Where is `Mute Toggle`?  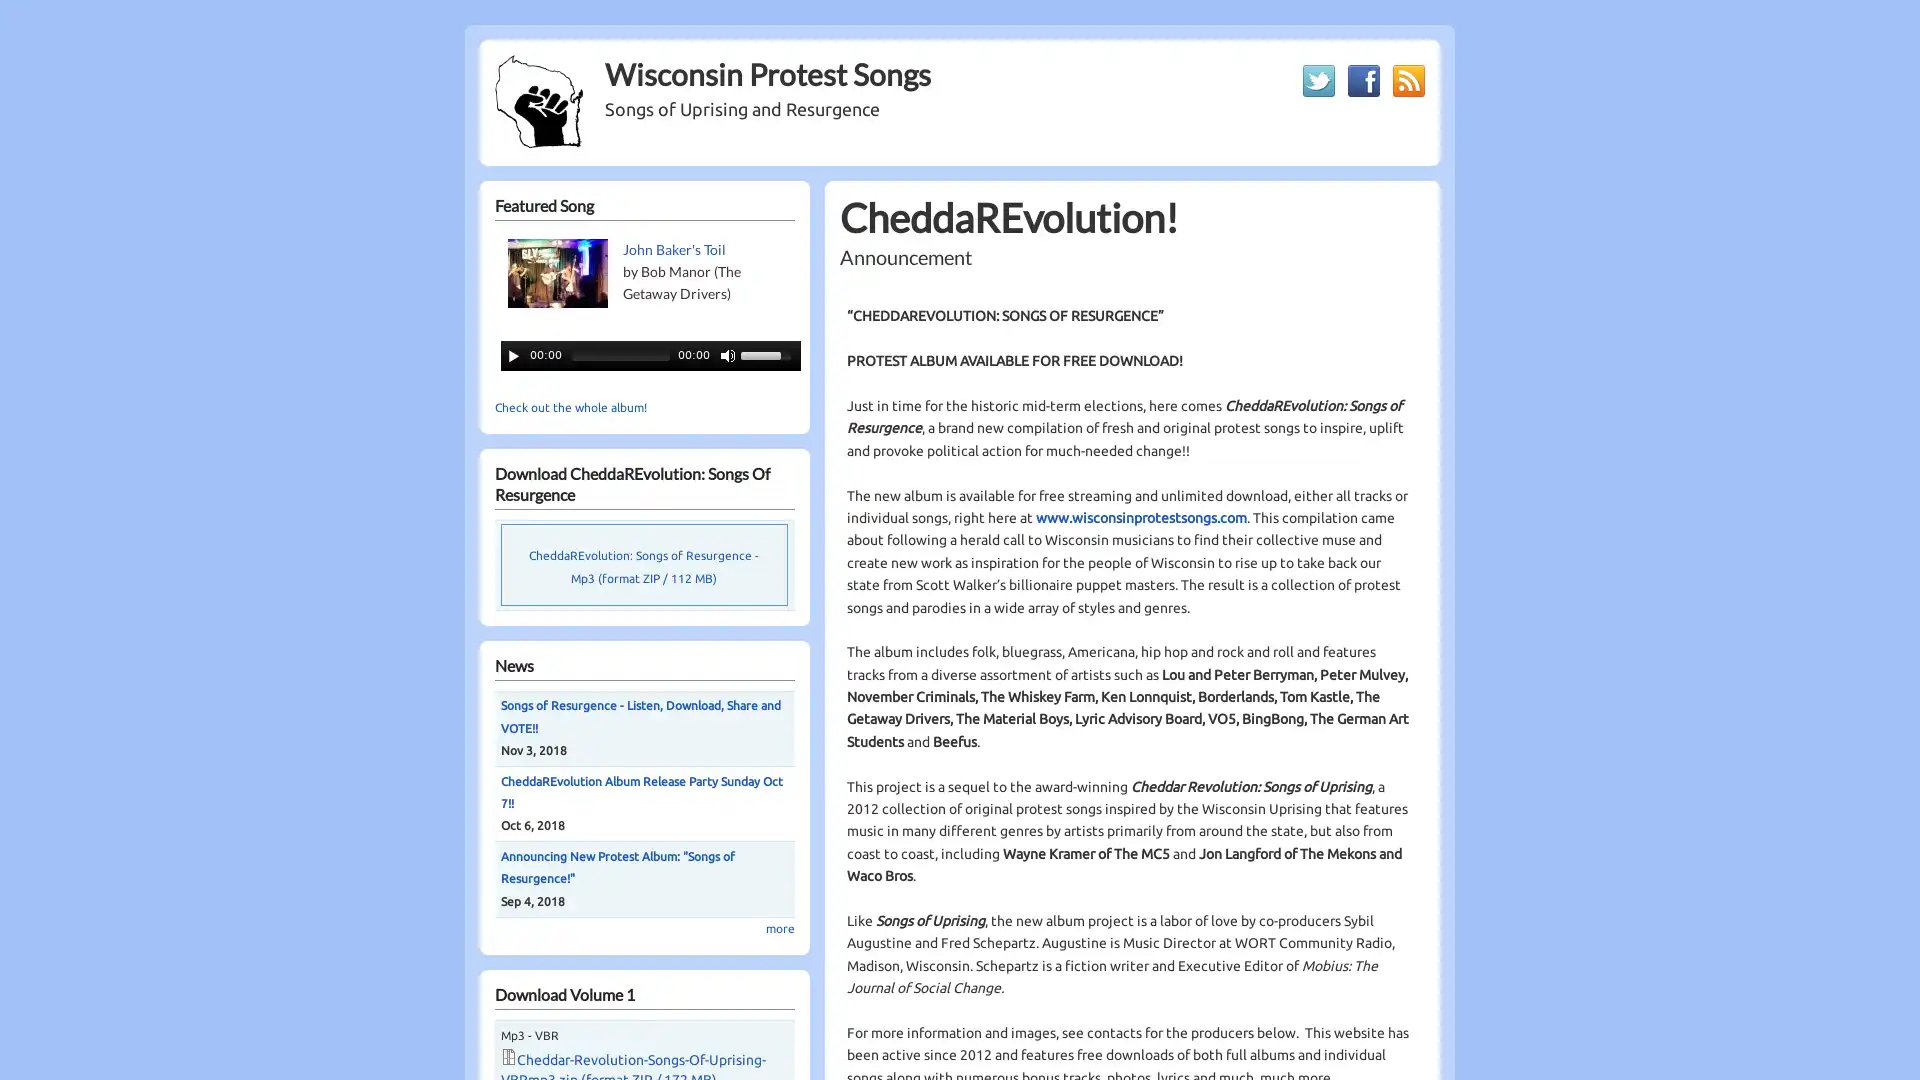 Mute Toggle is located at coordinates (727, 353).